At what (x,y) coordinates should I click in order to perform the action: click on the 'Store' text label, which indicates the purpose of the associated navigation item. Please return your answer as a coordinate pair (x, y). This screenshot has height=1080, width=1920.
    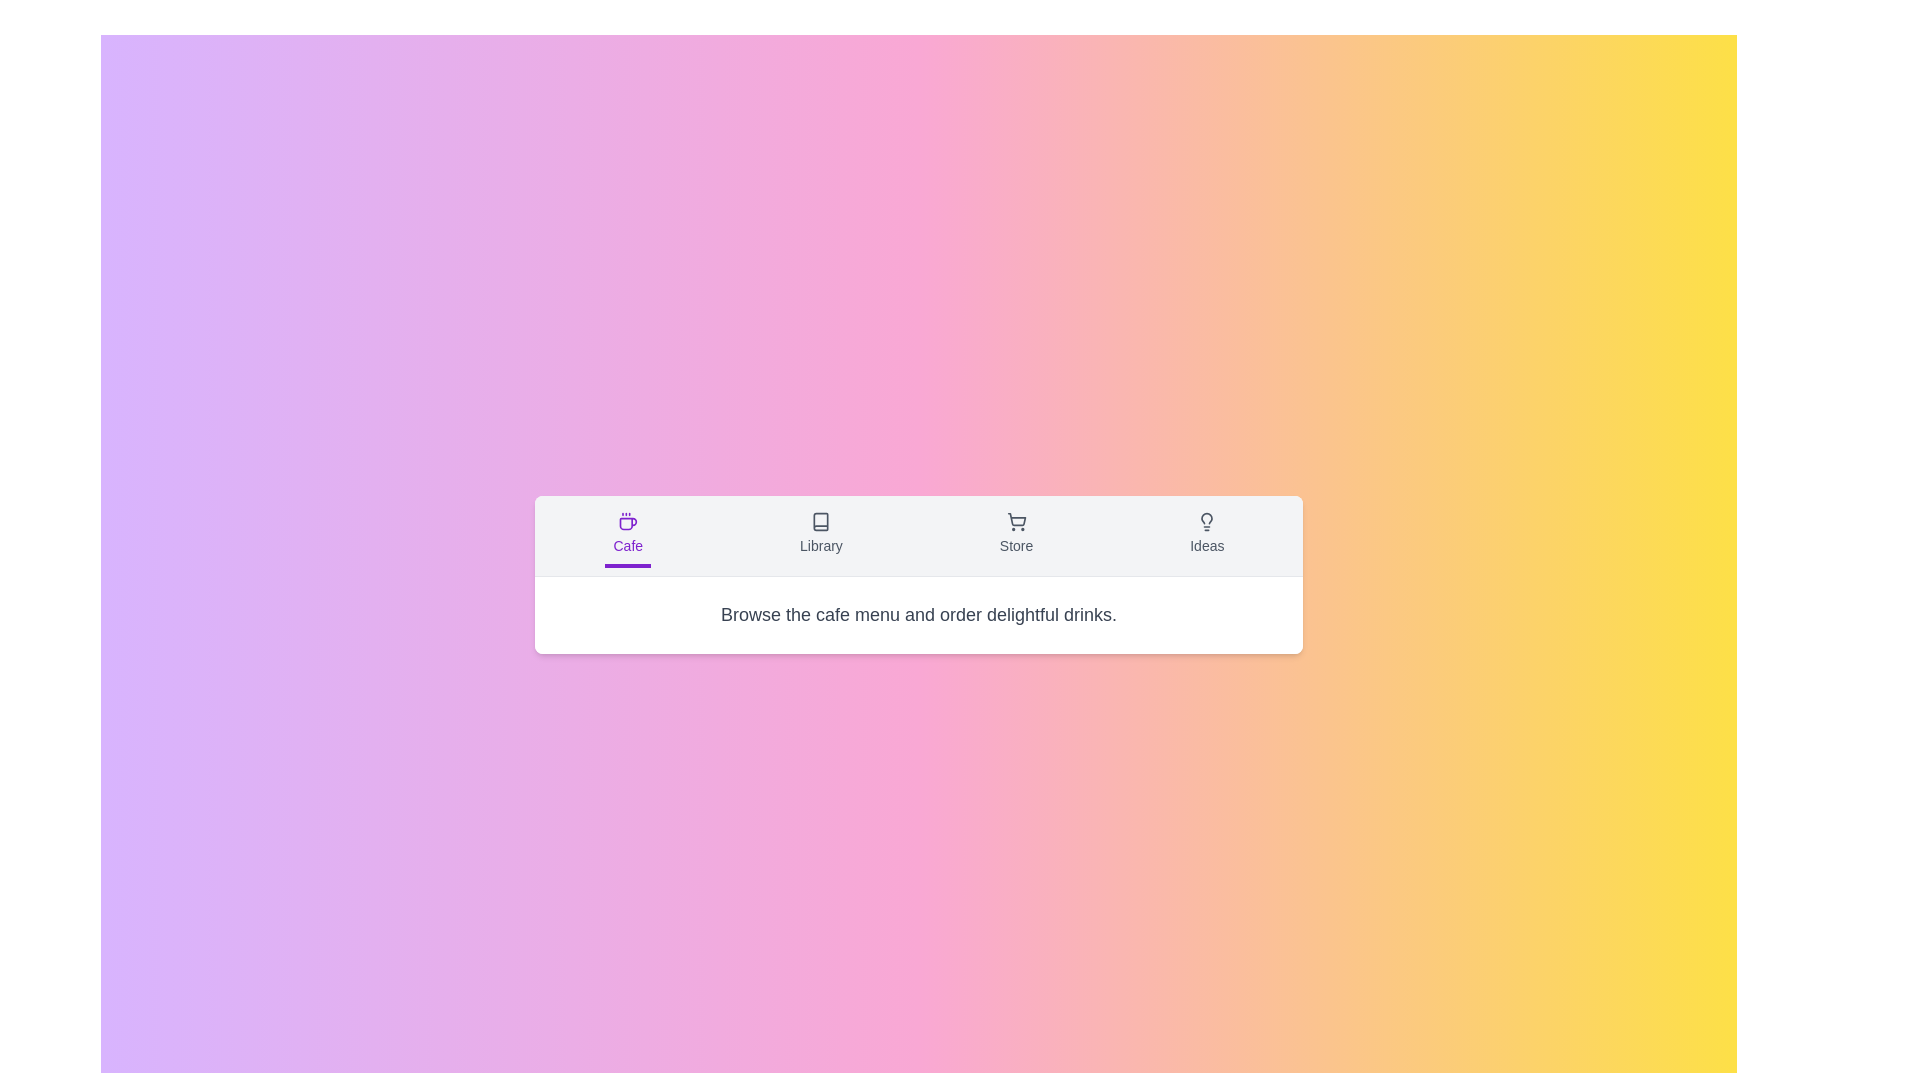
    Looking at the image, I should click on (1016, 545).